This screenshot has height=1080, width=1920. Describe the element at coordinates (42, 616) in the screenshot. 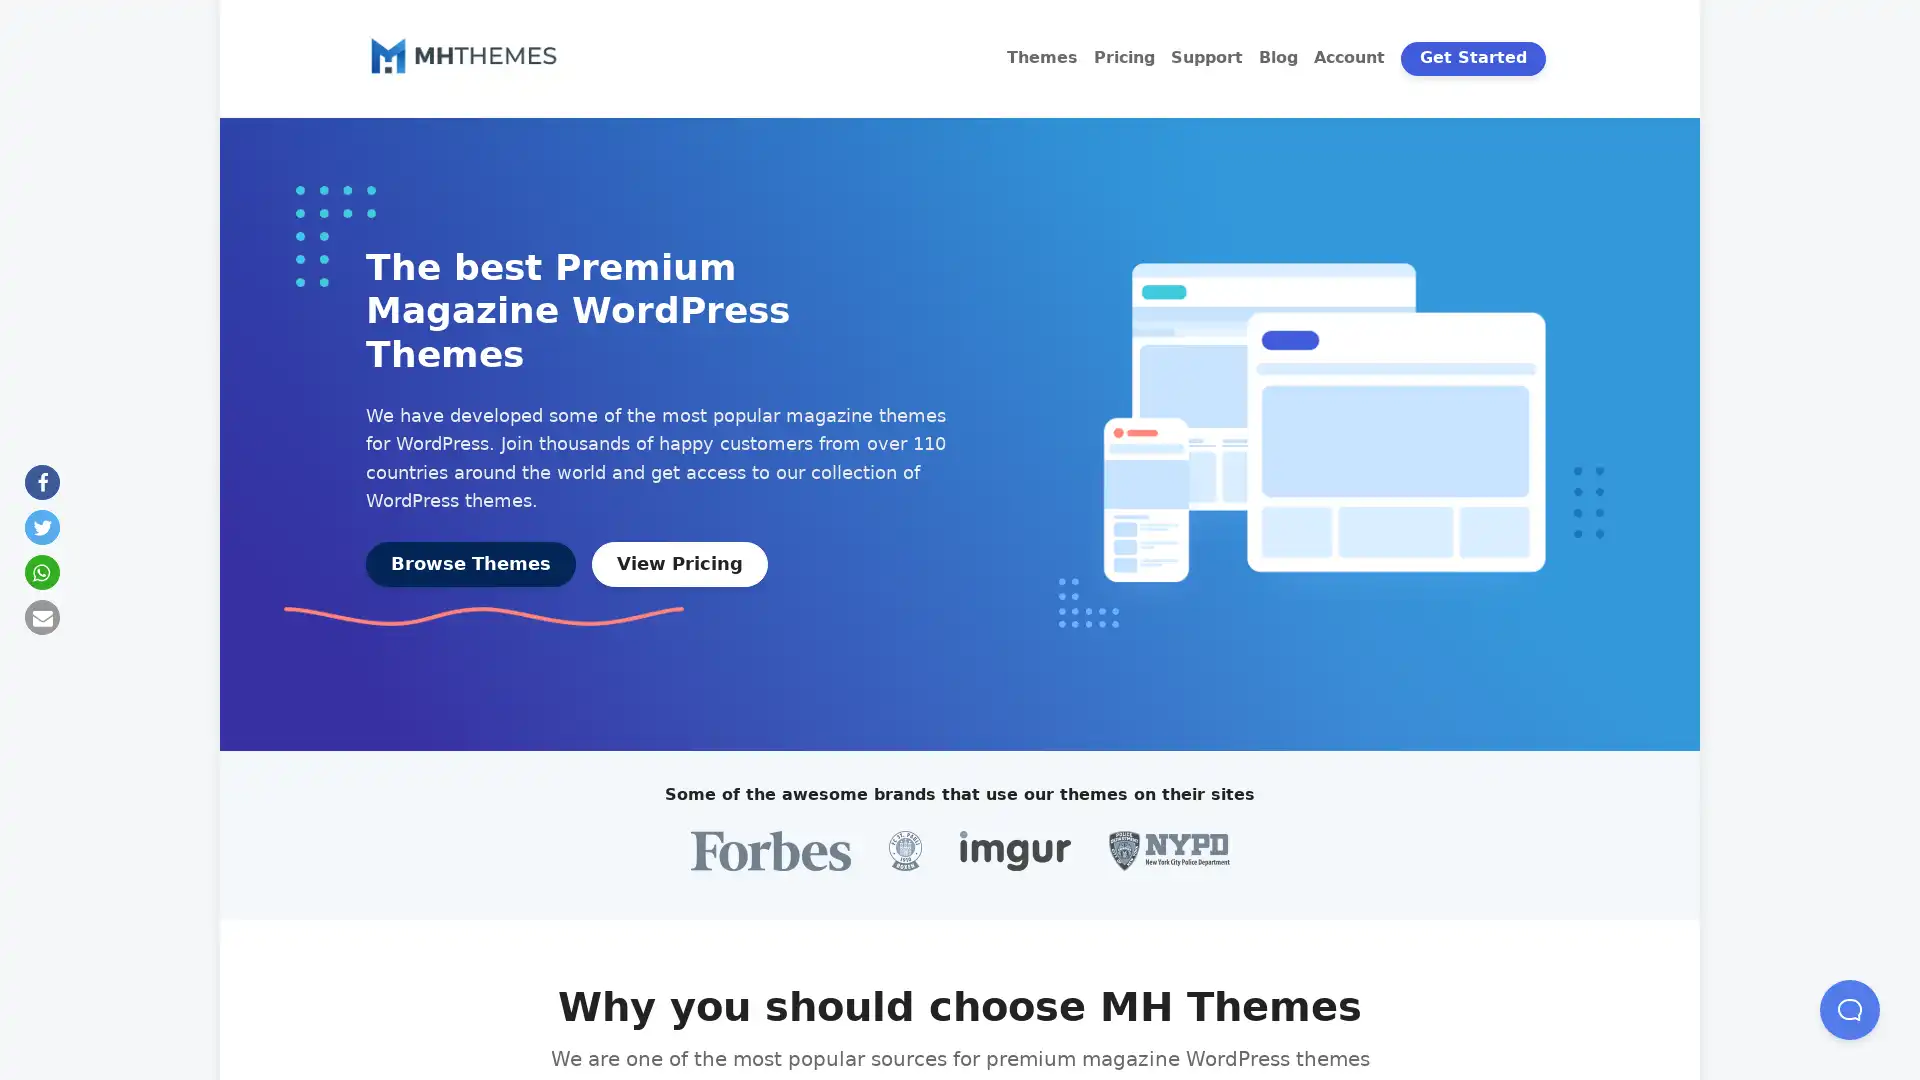

I see `Send by email` at that location.